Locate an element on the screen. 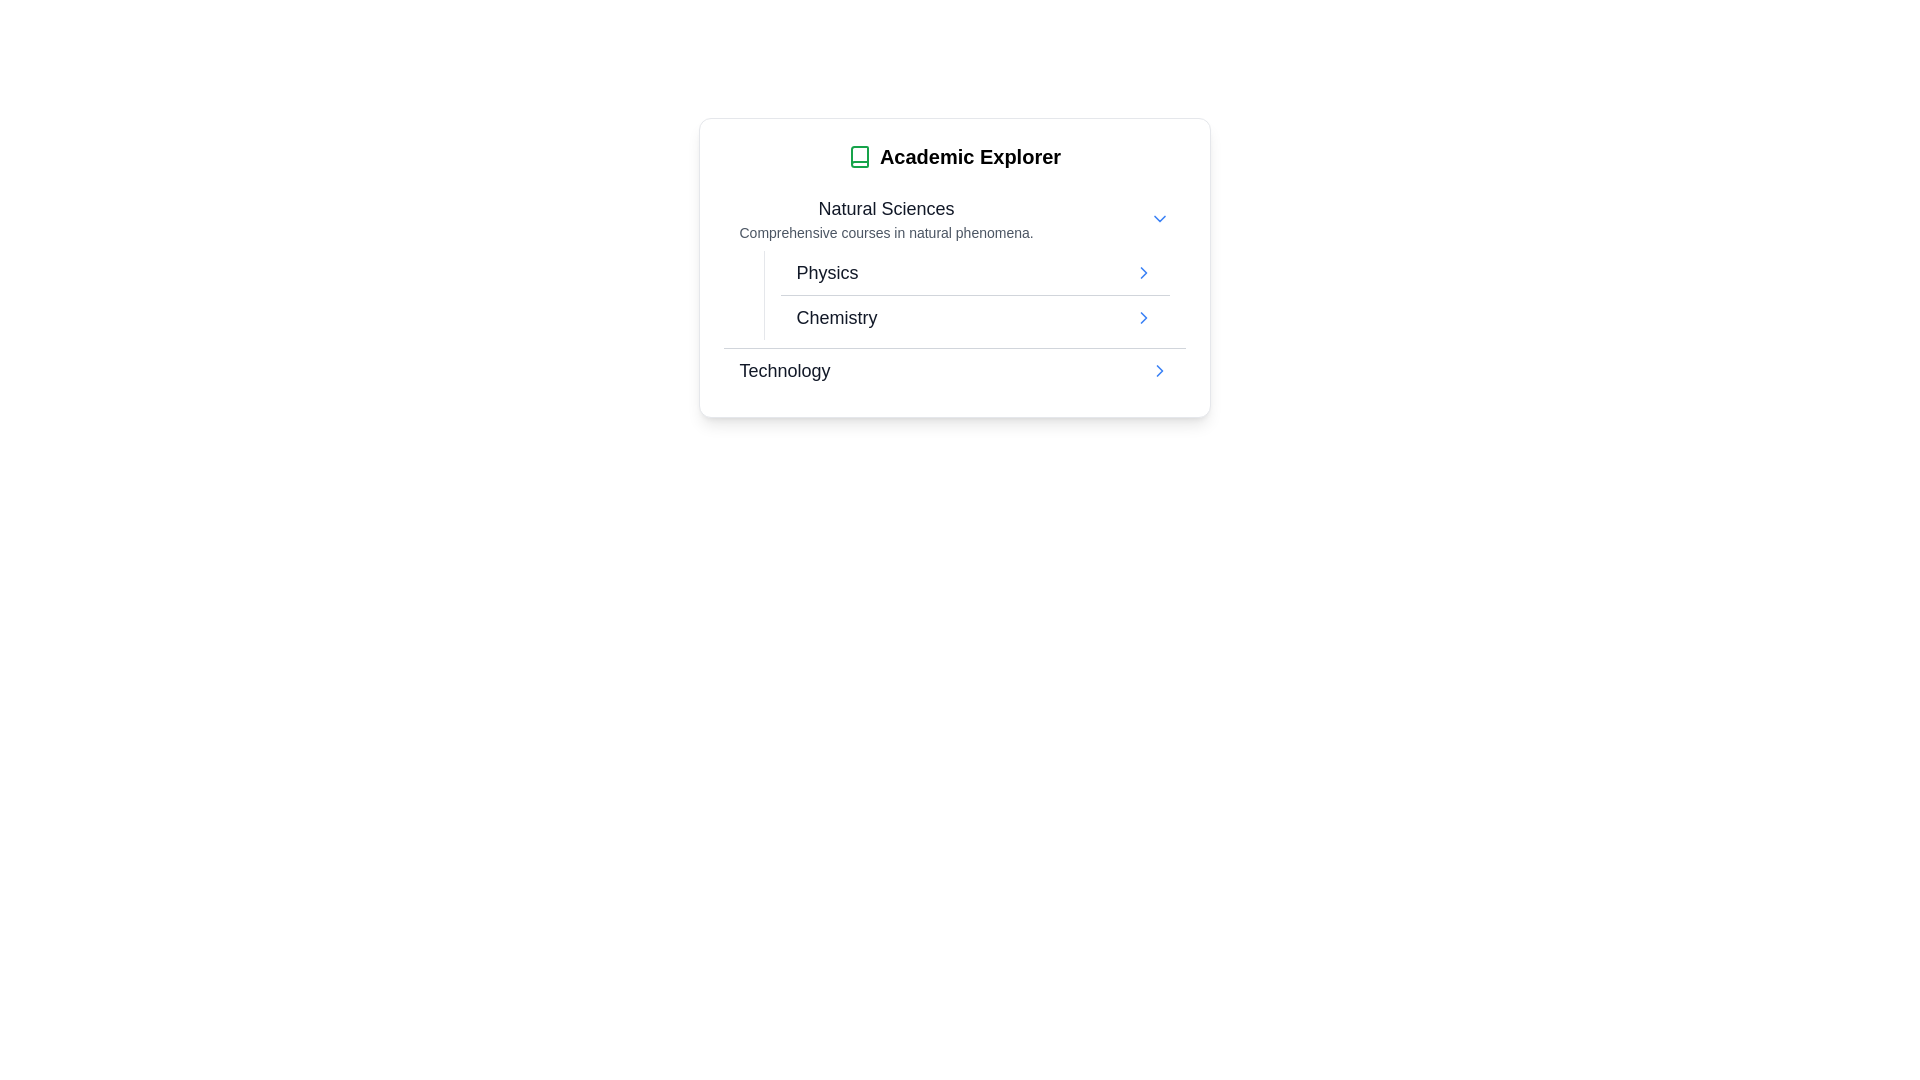  the second item in the Navigation menu under the 'Natural Sciences' category, which leads to the detailed view about 'Chemistry' is located at coordinates (974, 316).